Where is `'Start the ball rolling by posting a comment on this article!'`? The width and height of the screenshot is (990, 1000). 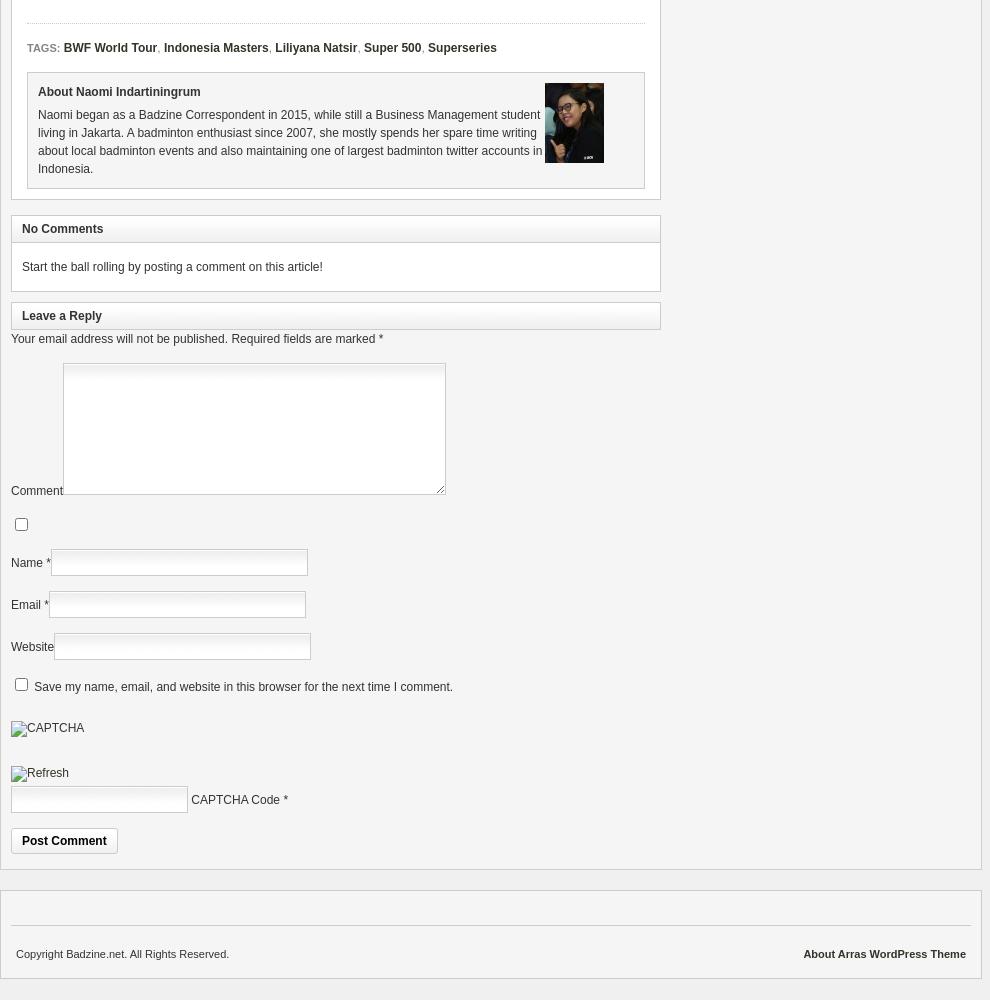
'Start the ball rolling by posting a comment on this article!' is located at coordinates (171, 267).